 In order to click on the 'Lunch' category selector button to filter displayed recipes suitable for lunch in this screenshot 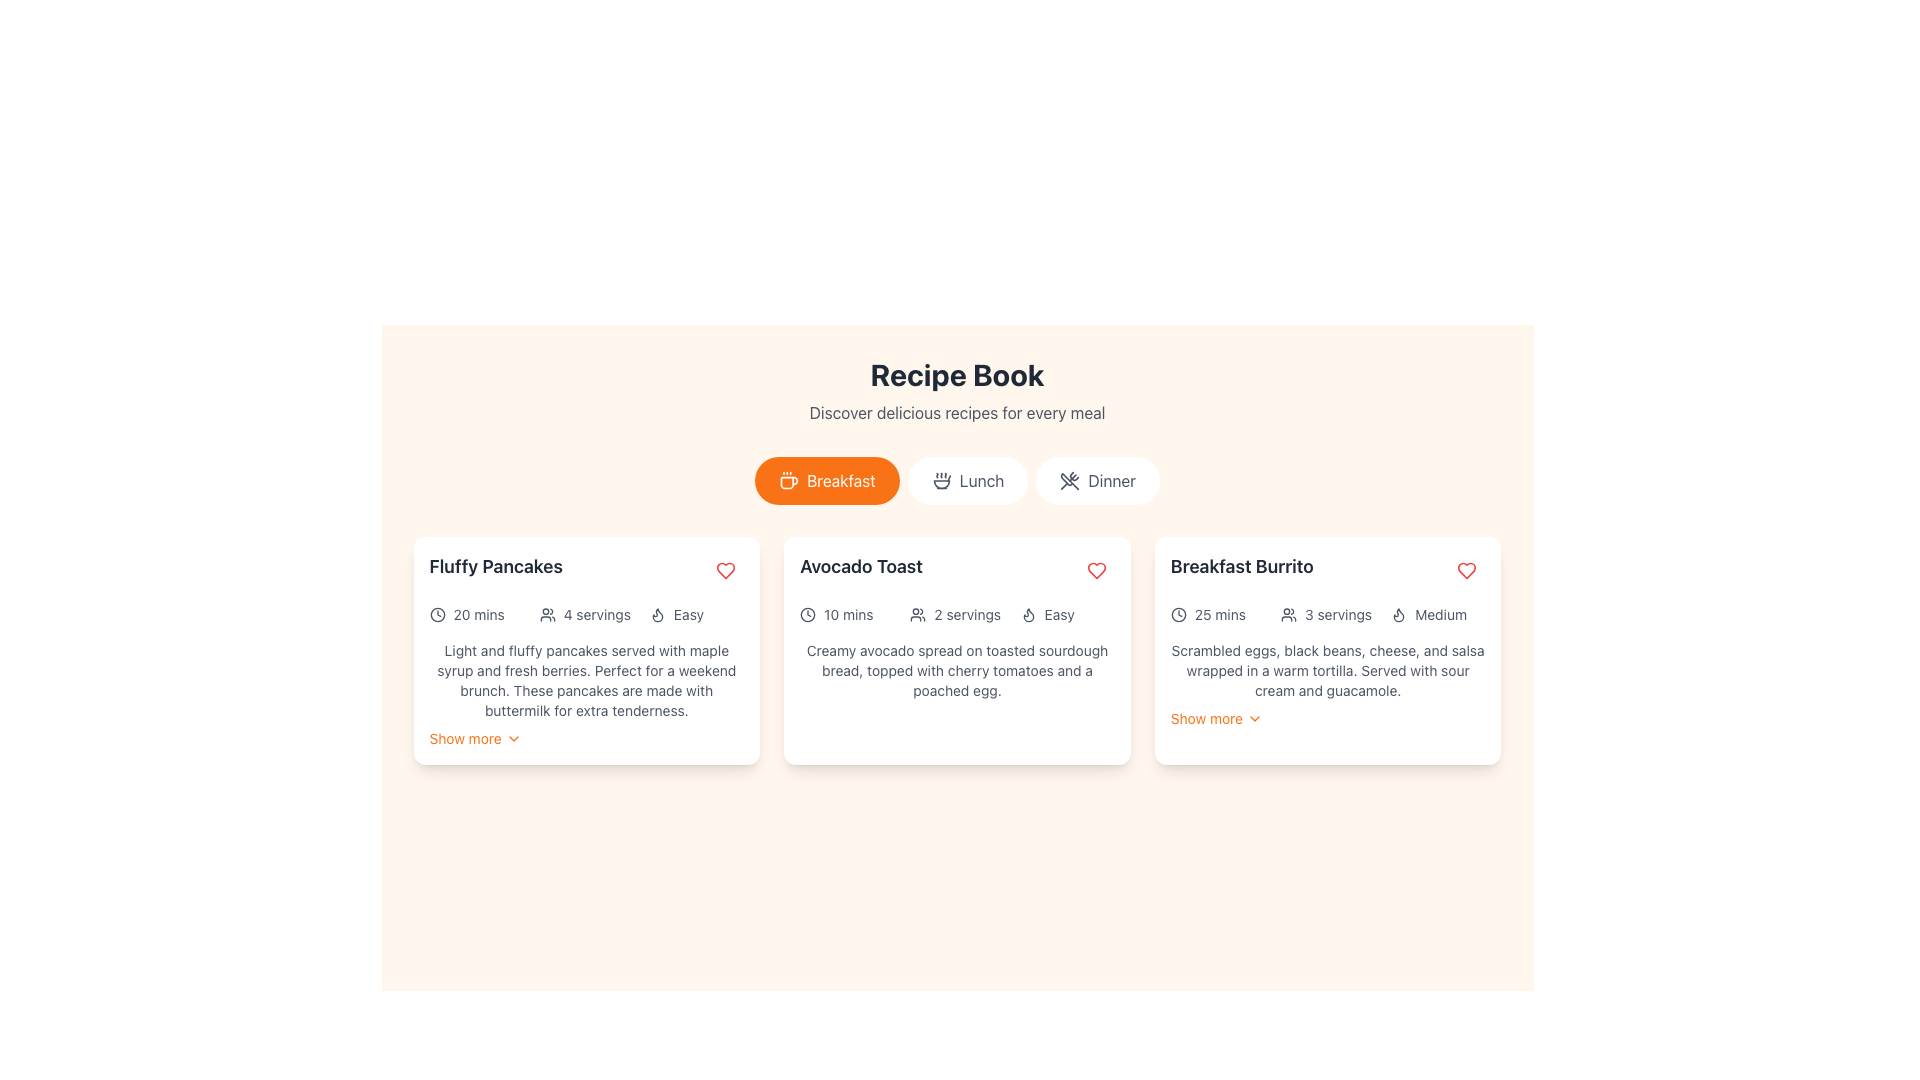, I will do `click(968, 481)`.